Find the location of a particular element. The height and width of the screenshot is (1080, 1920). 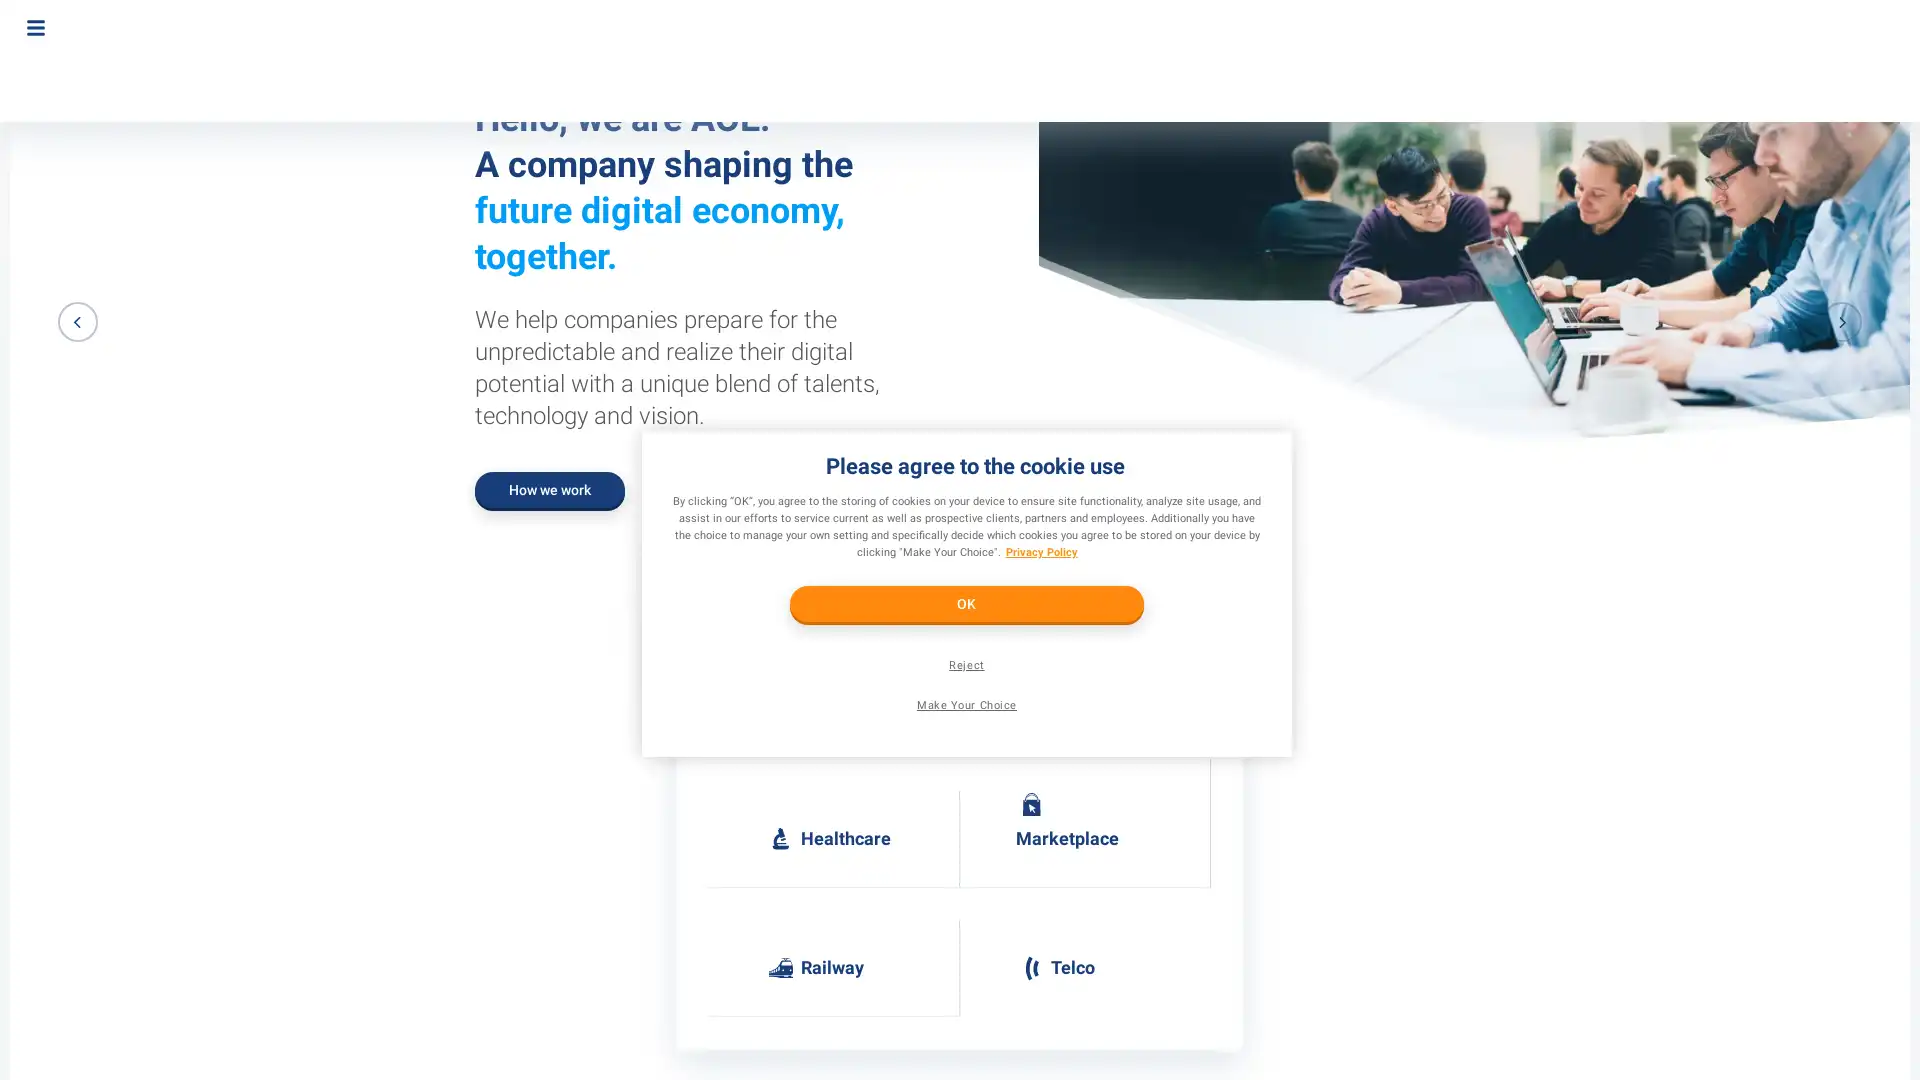

Reject is located at coordinates (966, 665).